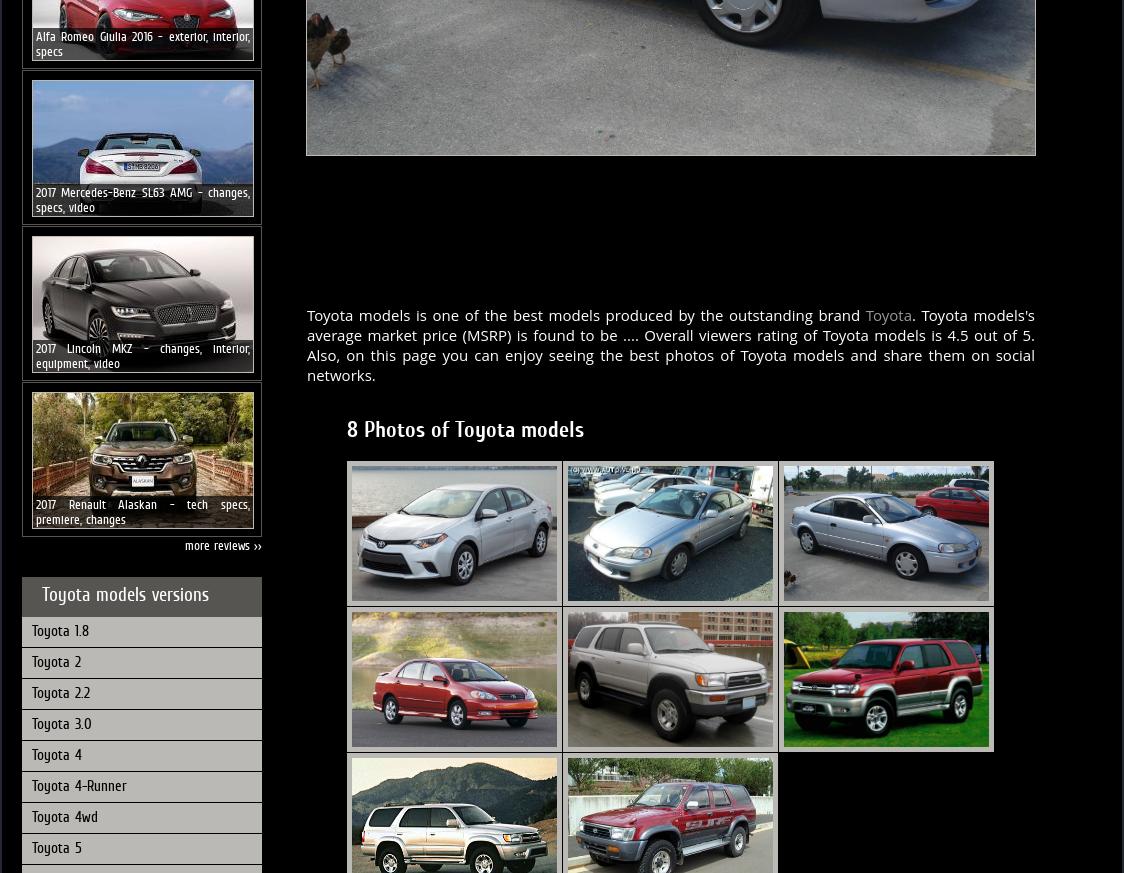  Describe the element at coordinates (124, 592) in the screenshot. I see `'Toyota models versions'` at that location.